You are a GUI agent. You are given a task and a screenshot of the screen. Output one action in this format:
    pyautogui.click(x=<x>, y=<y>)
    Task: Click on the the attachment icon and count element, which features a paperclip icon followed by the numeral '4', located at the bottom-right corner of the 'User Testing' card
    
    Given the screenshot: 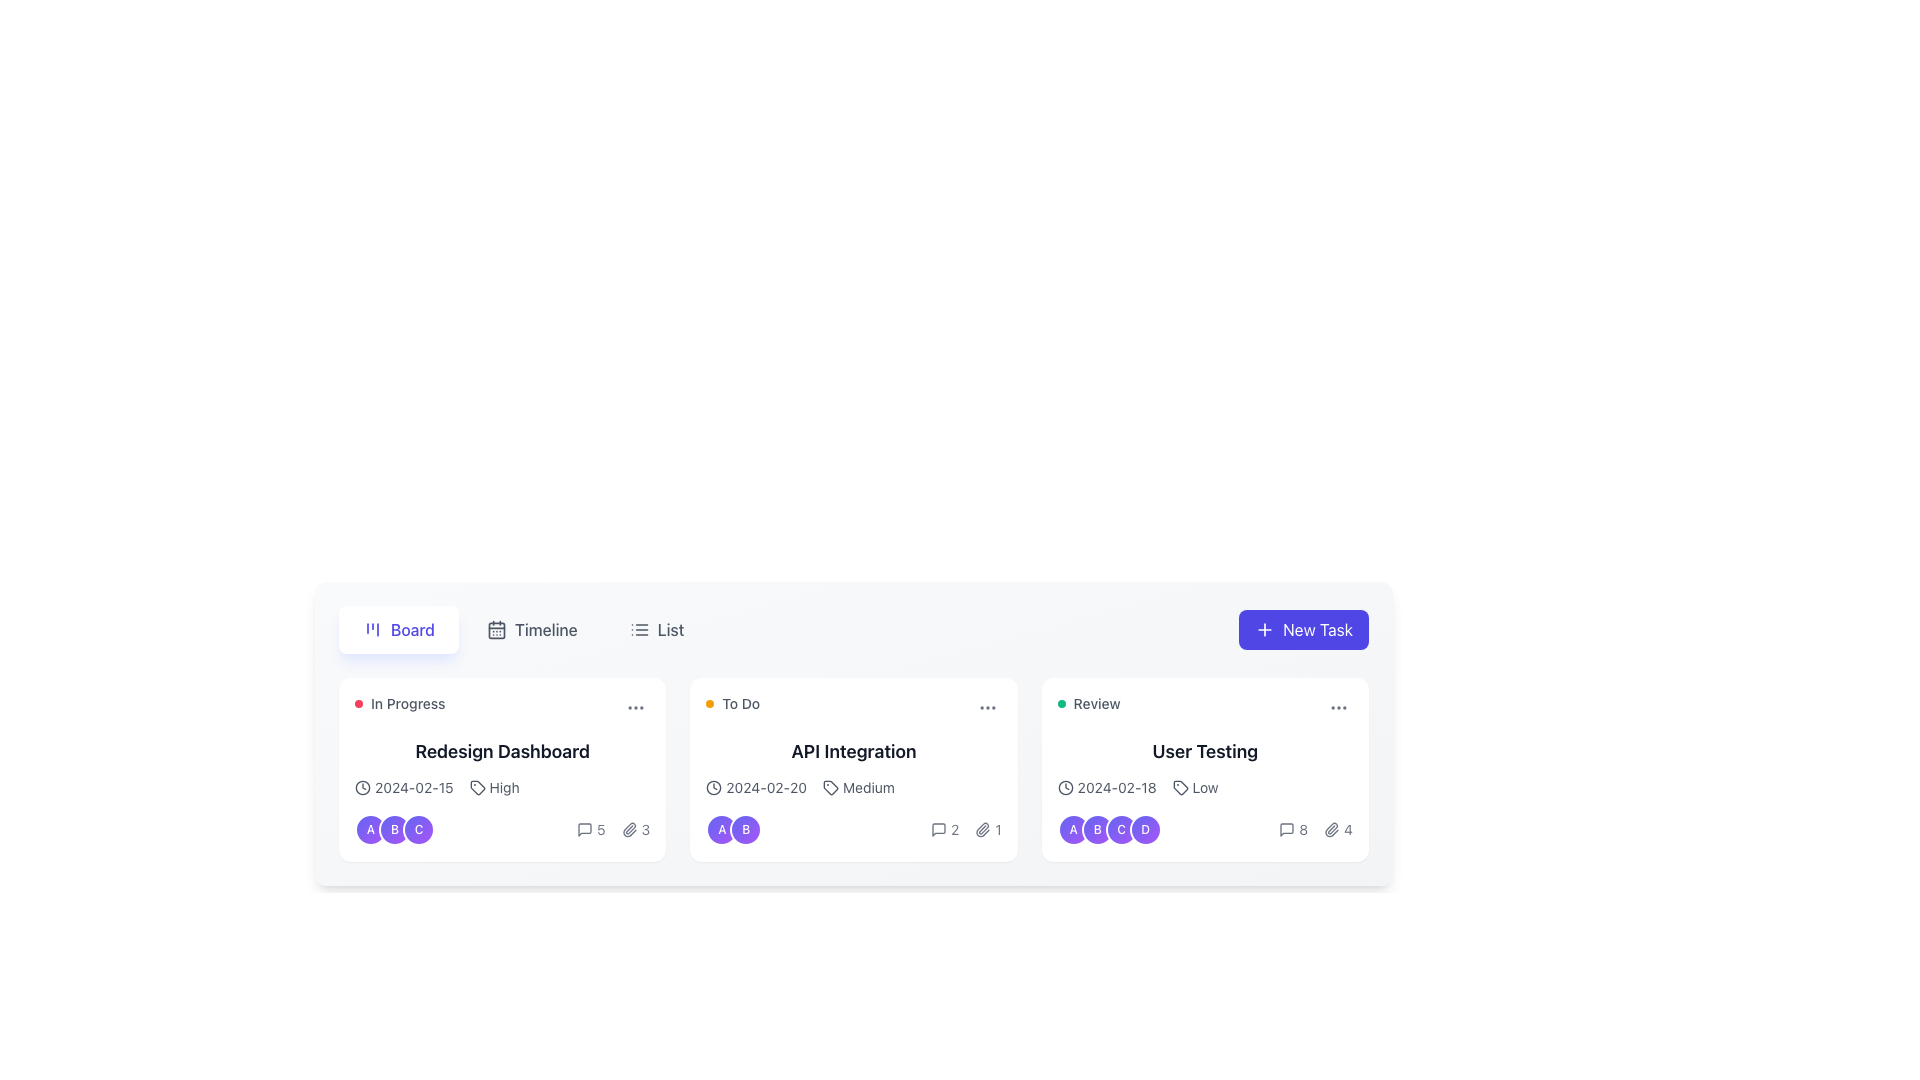 What is the action you would take?
    pyautogui.click(x=1338, y=829)
    